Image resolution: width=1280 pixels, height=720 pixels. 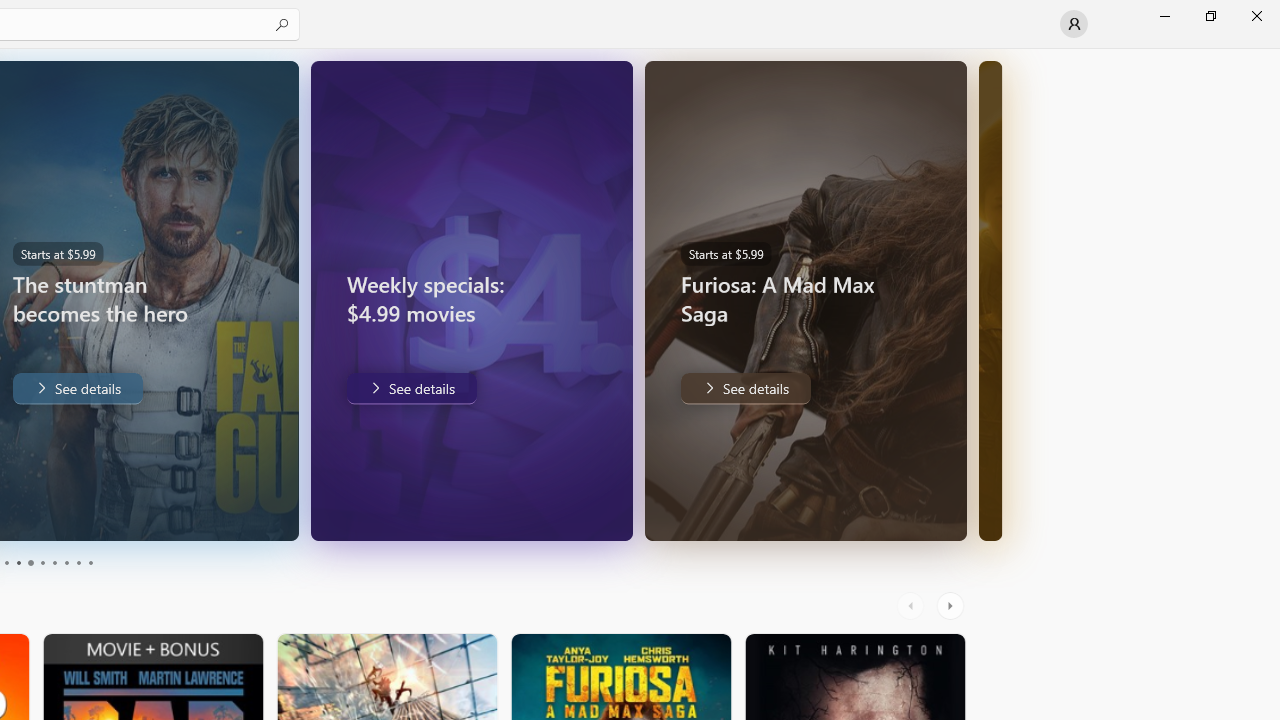 I want to click on 'AutomationID: RightScrollButton', so click(x=951, y=605).